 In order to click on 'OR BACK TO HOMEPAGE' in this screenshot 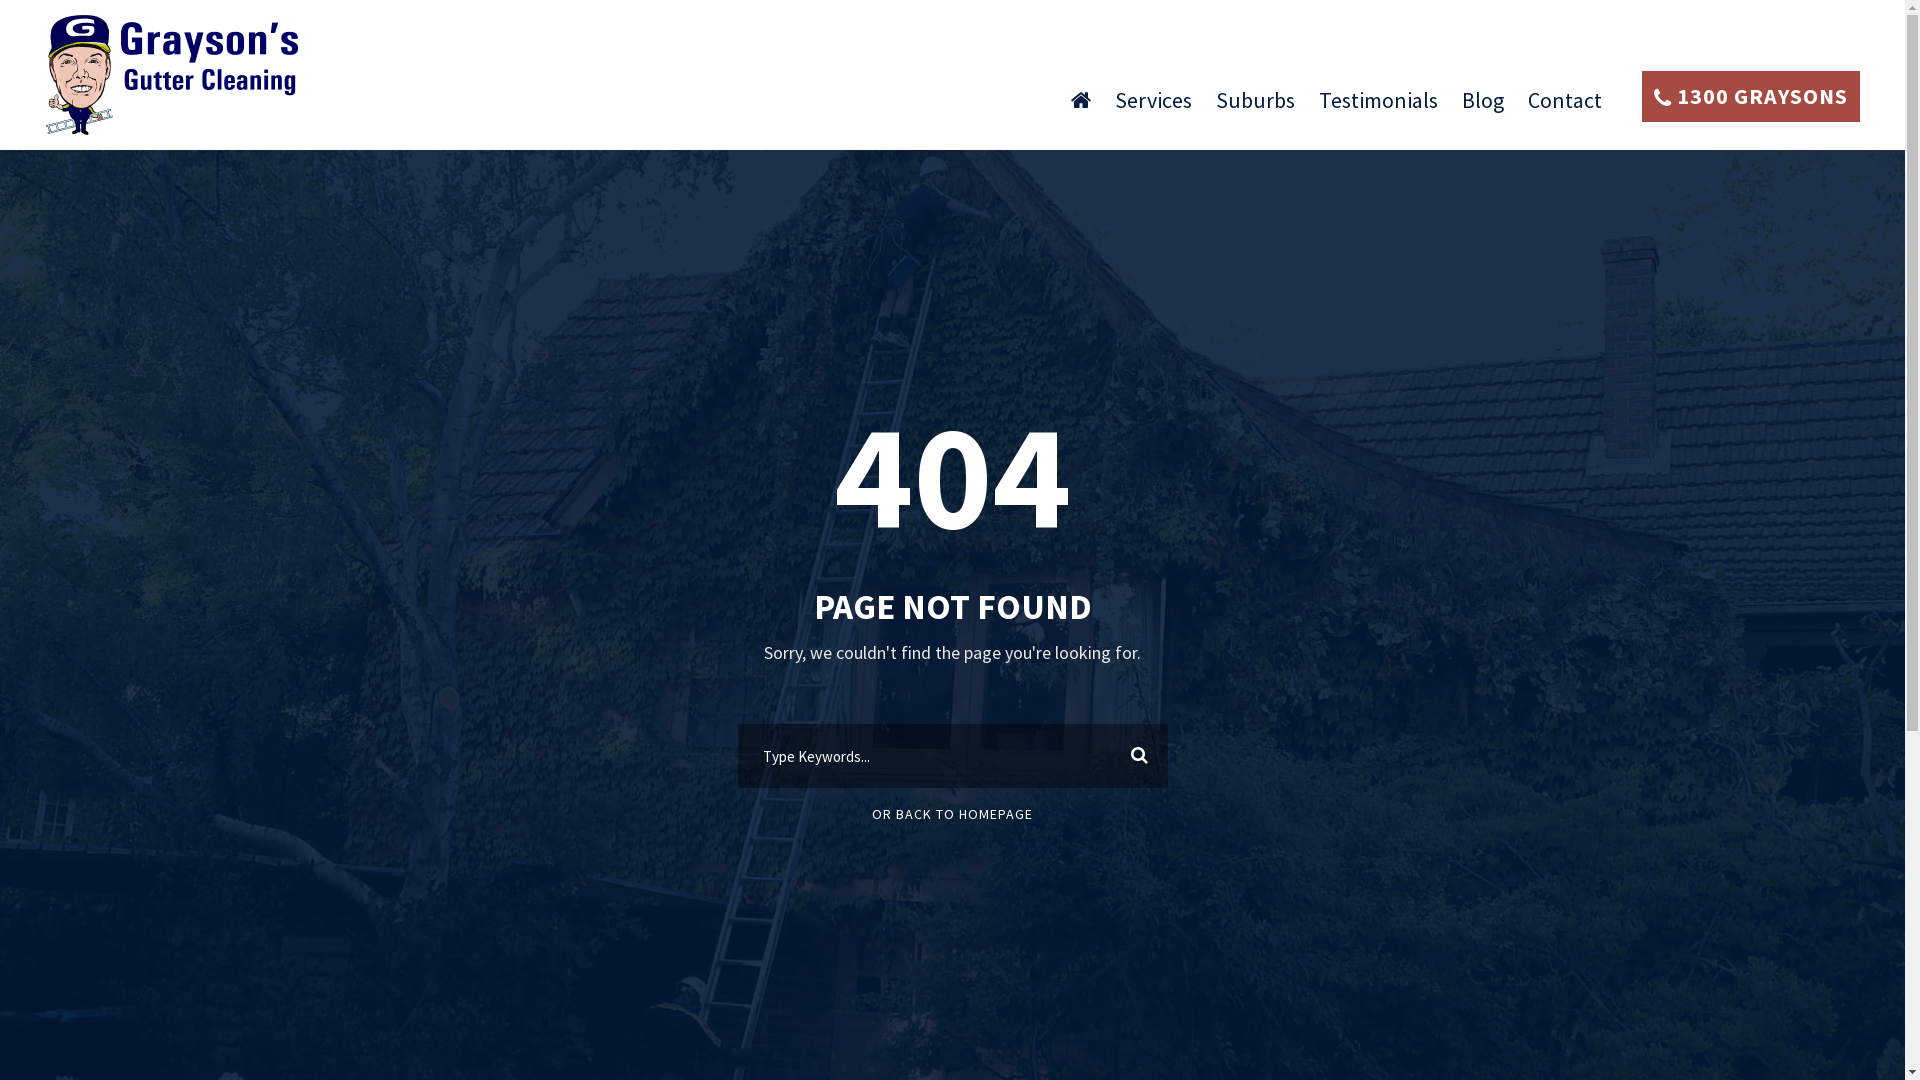, I will do `click(872, 813)`.